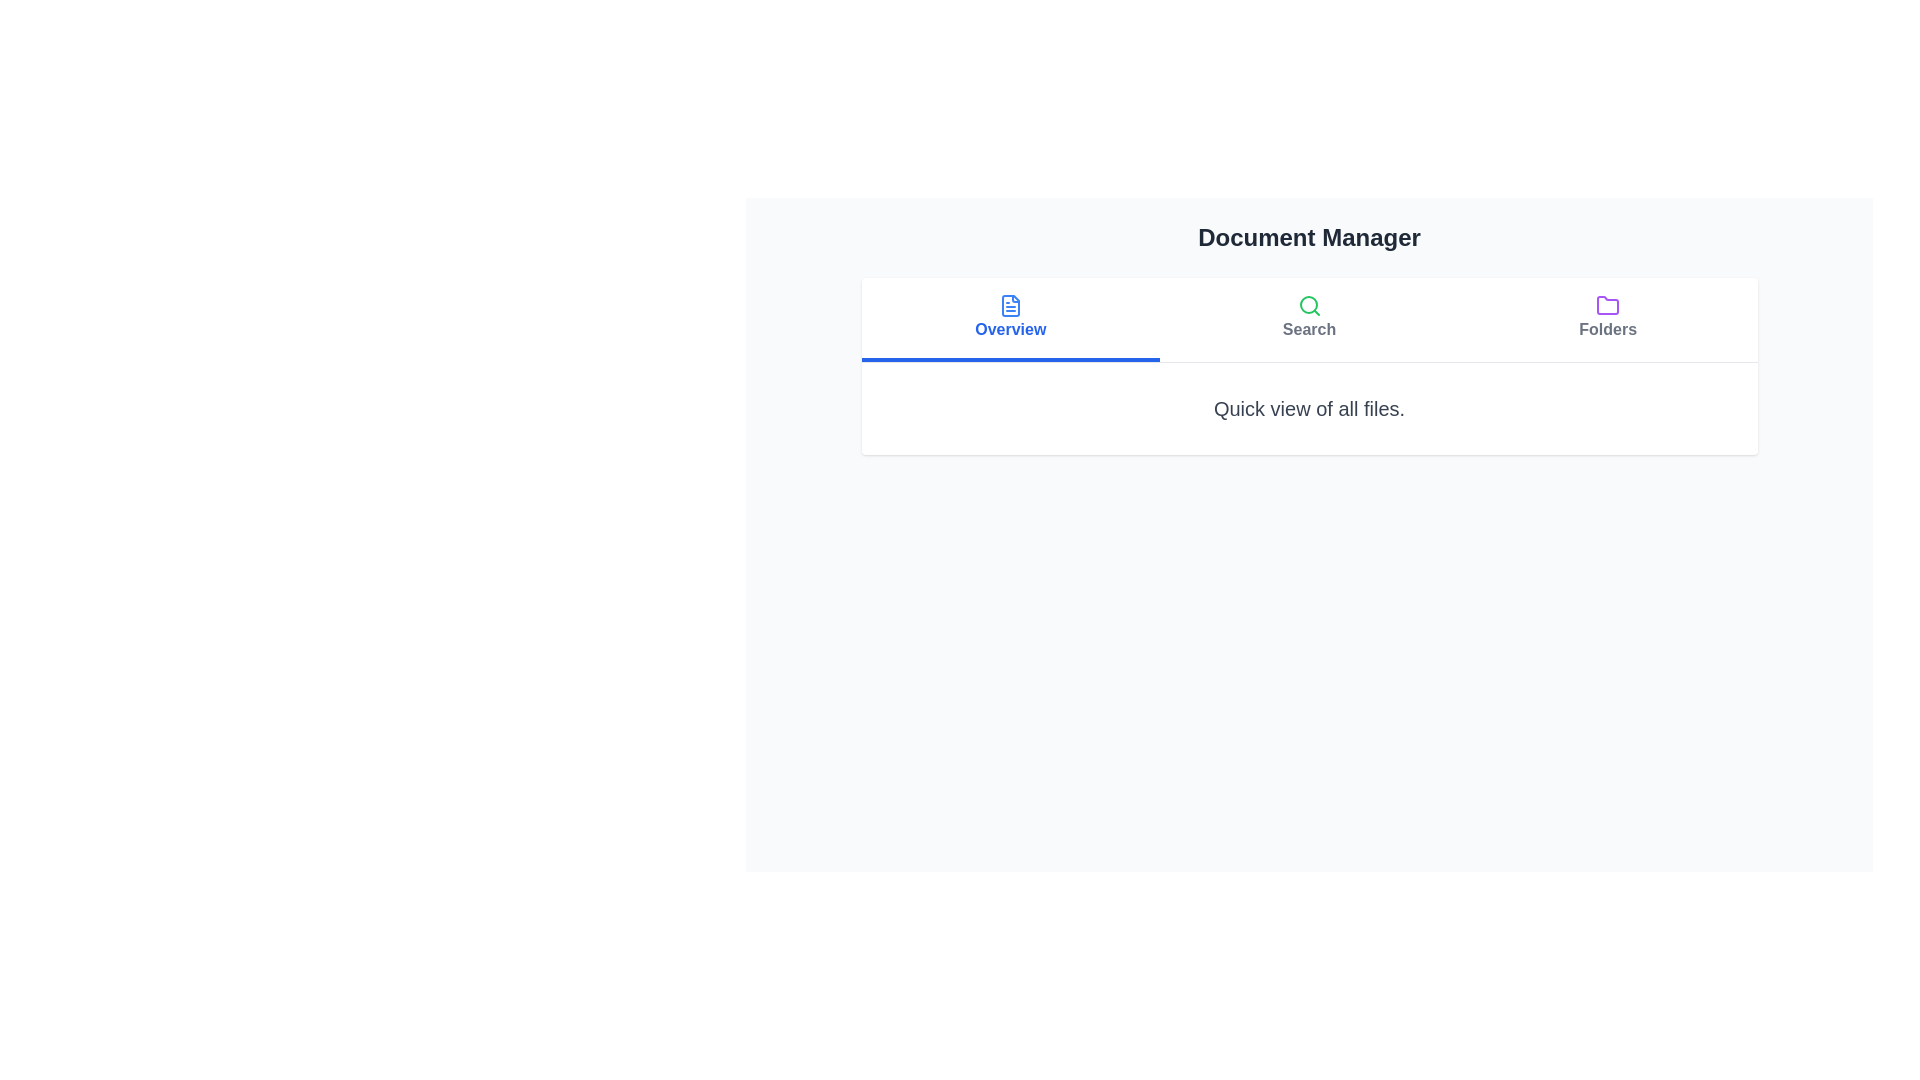 Image resolution: width=1920 pixels, height=1080 pixels. I want to click on the first button in the top-left section of the navigation bar, so click(1010, 319).